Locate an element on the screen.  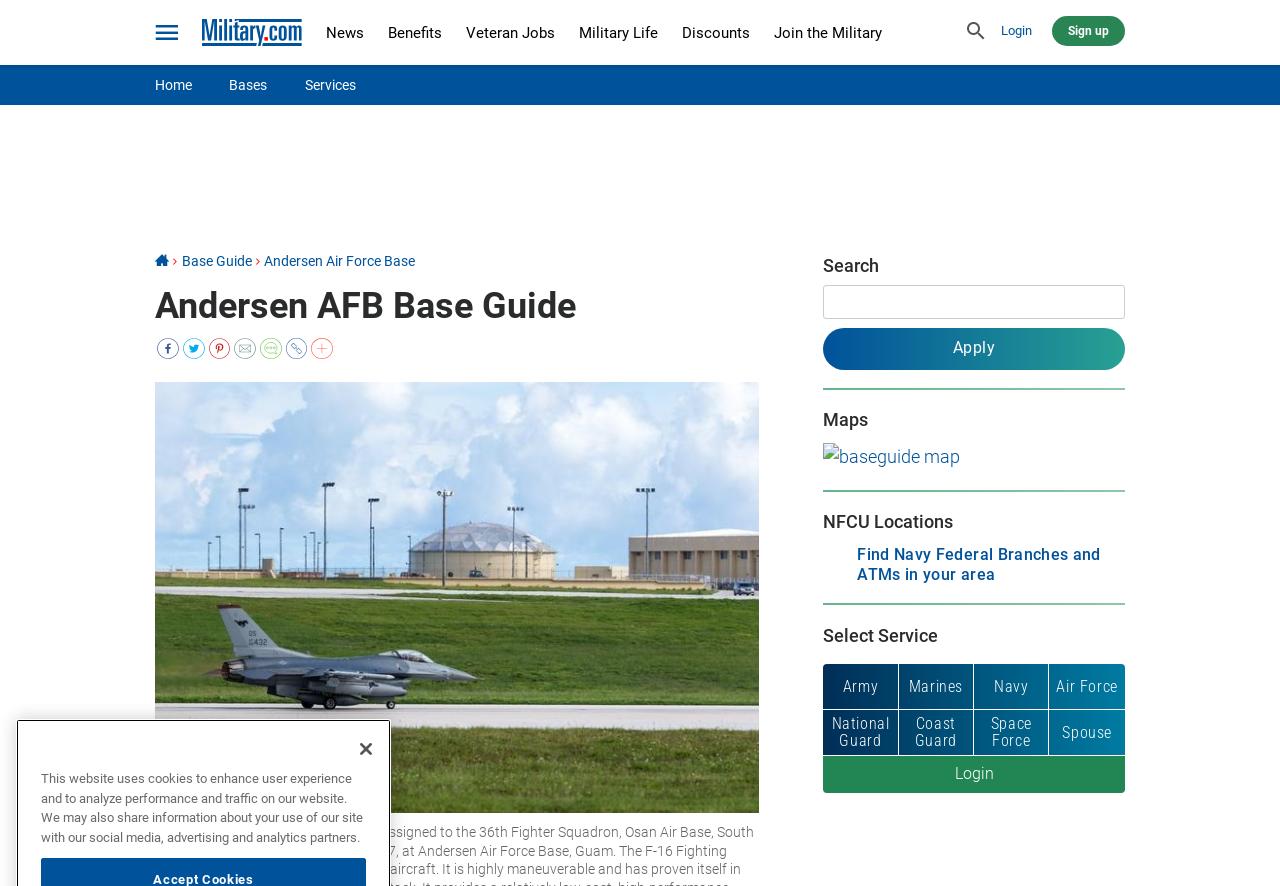
'Bases' is located at coordinates (246, 83).